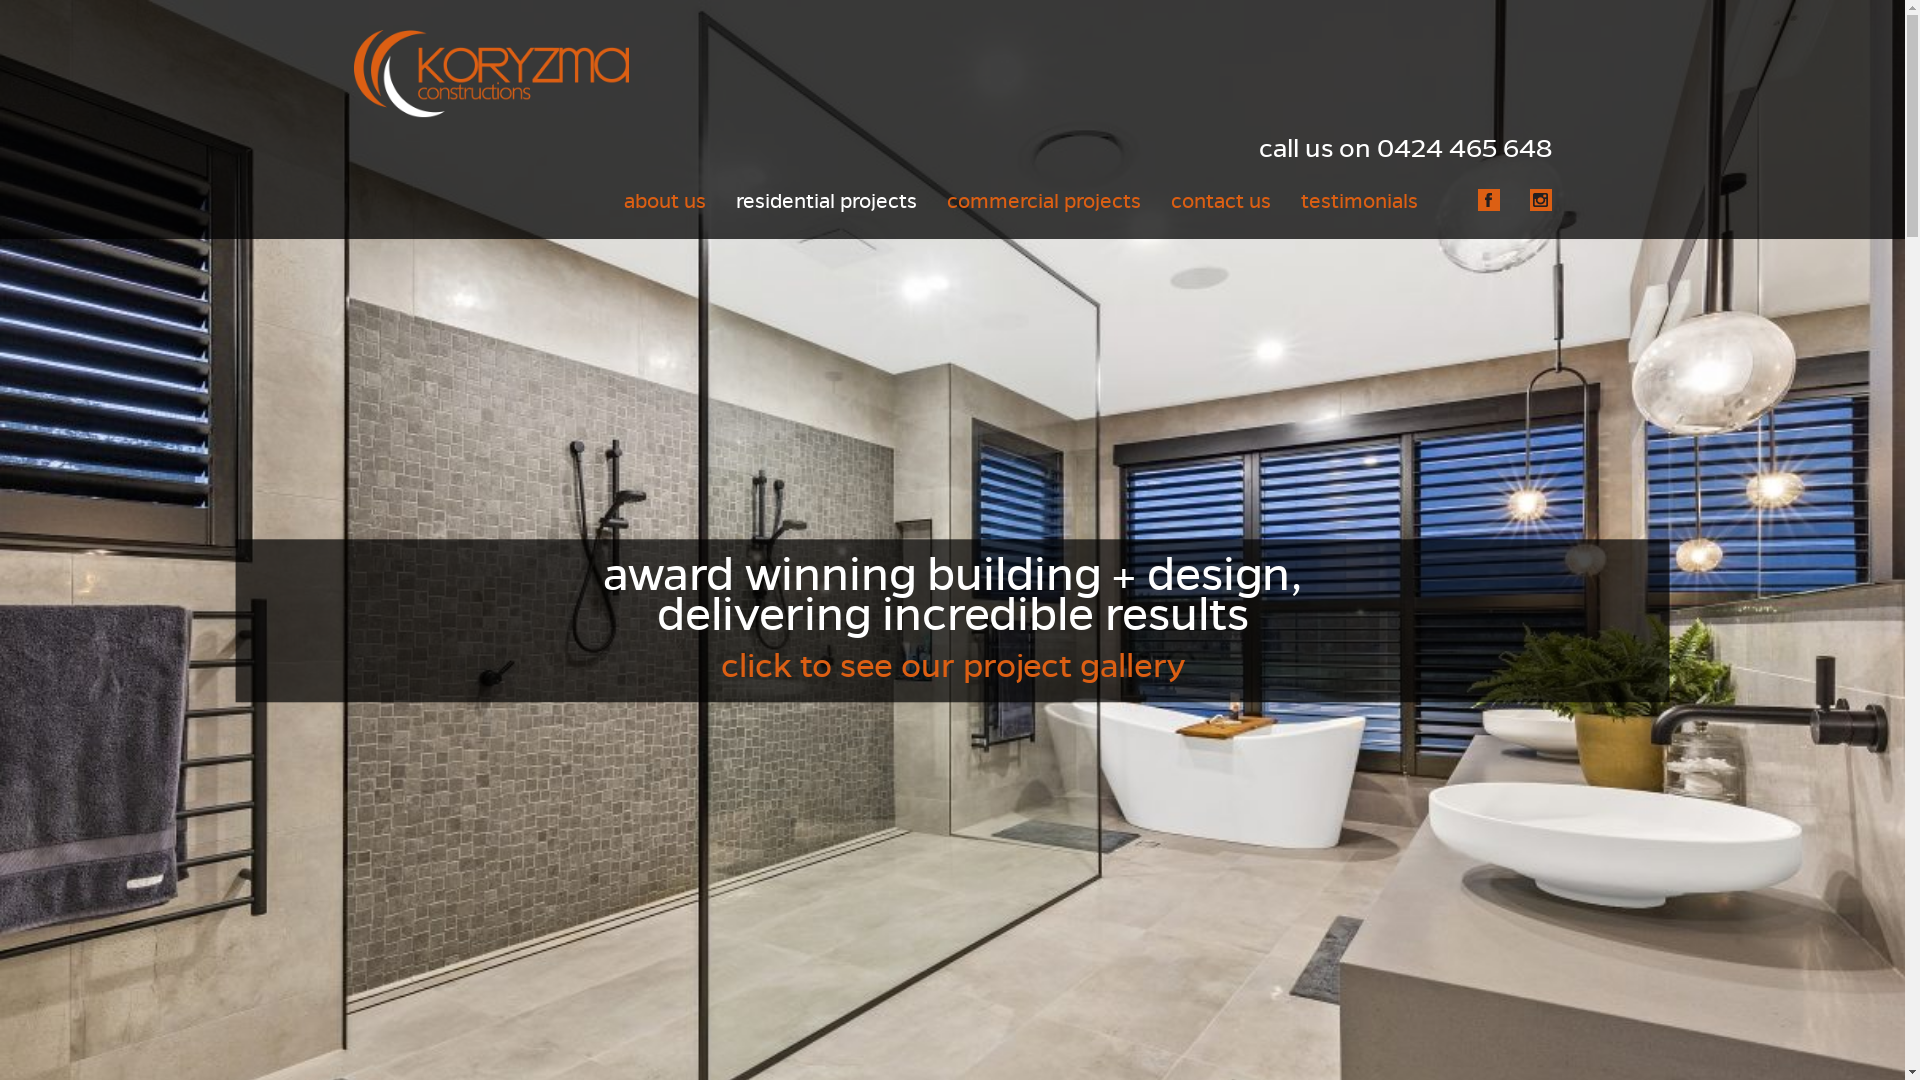 The width and height of the screenshot is (1920, 1080). What do you see at coordinates (1170, 201) in the screenshot?
I see `'contact us'` at bounding box center [1170, 201].